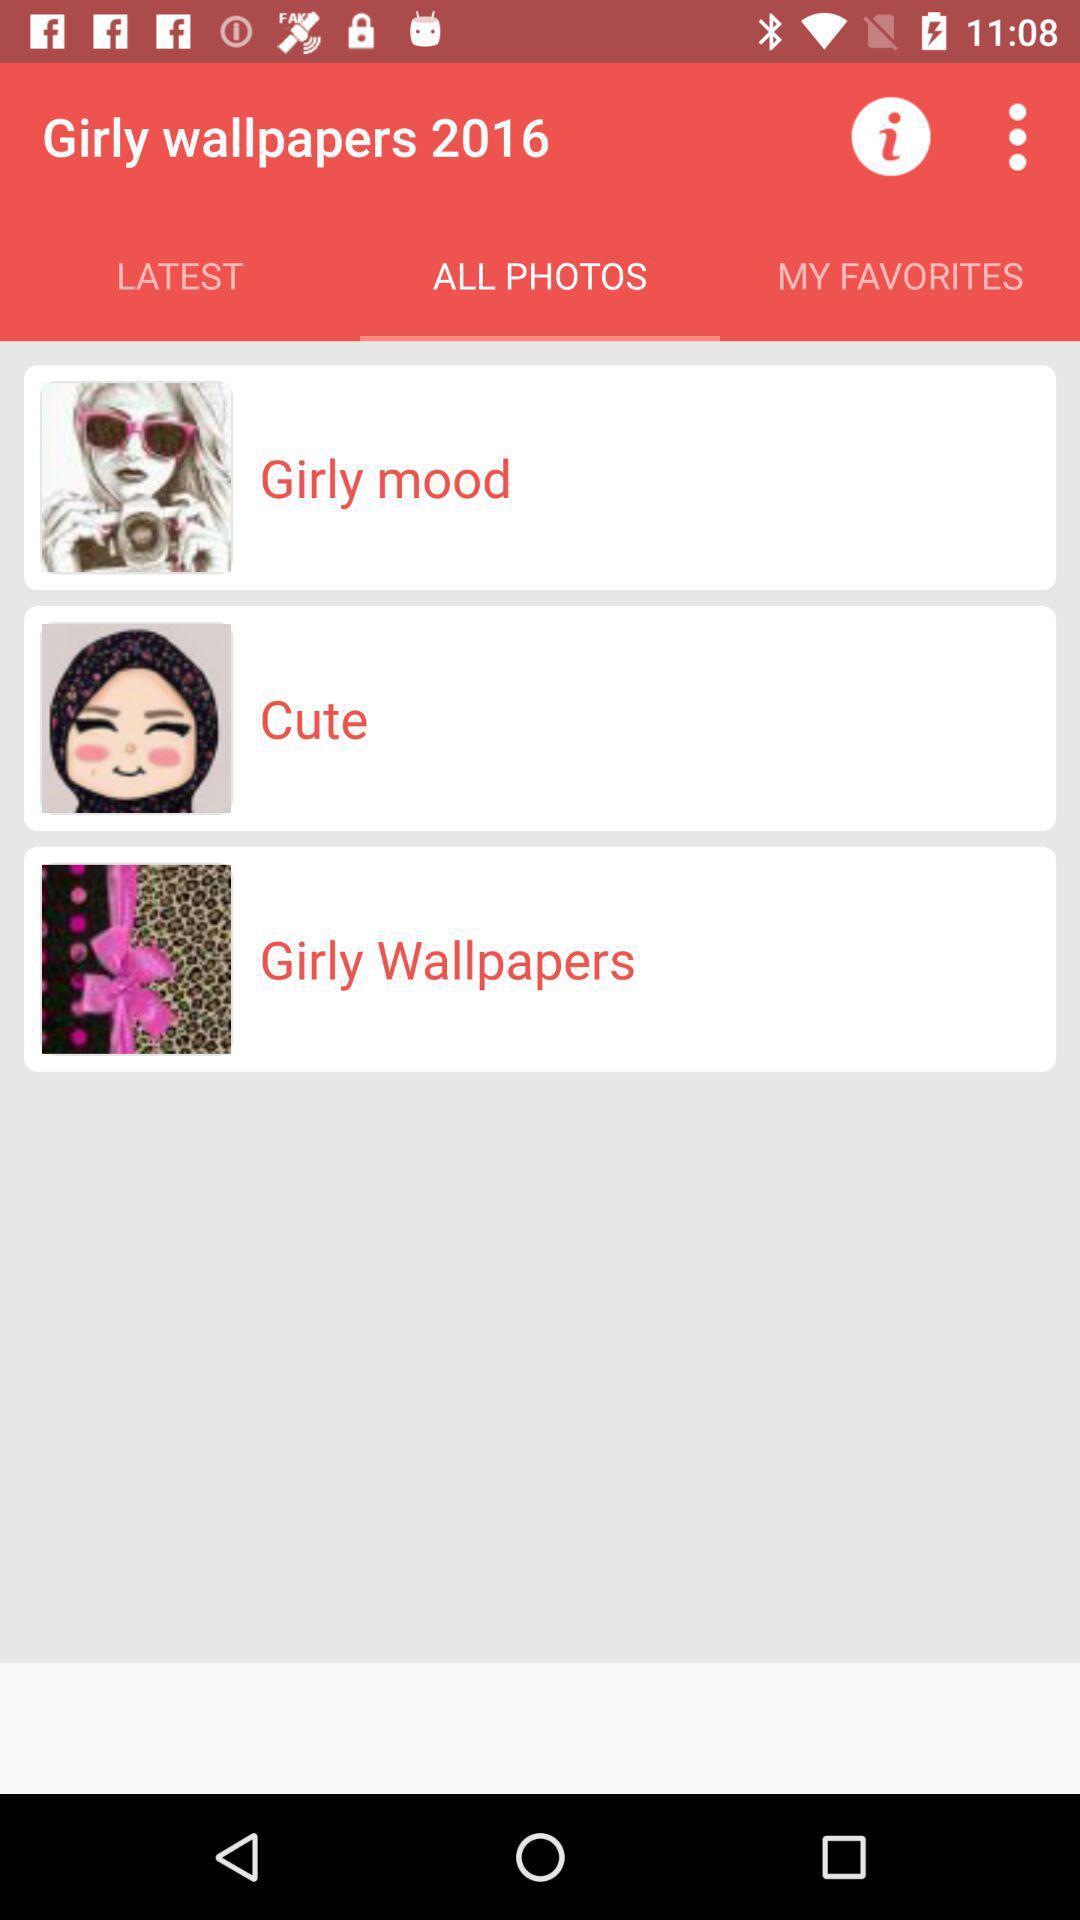 The image size is (1080, 1920). I want to click on the app below the latest app, so click(385, 476).